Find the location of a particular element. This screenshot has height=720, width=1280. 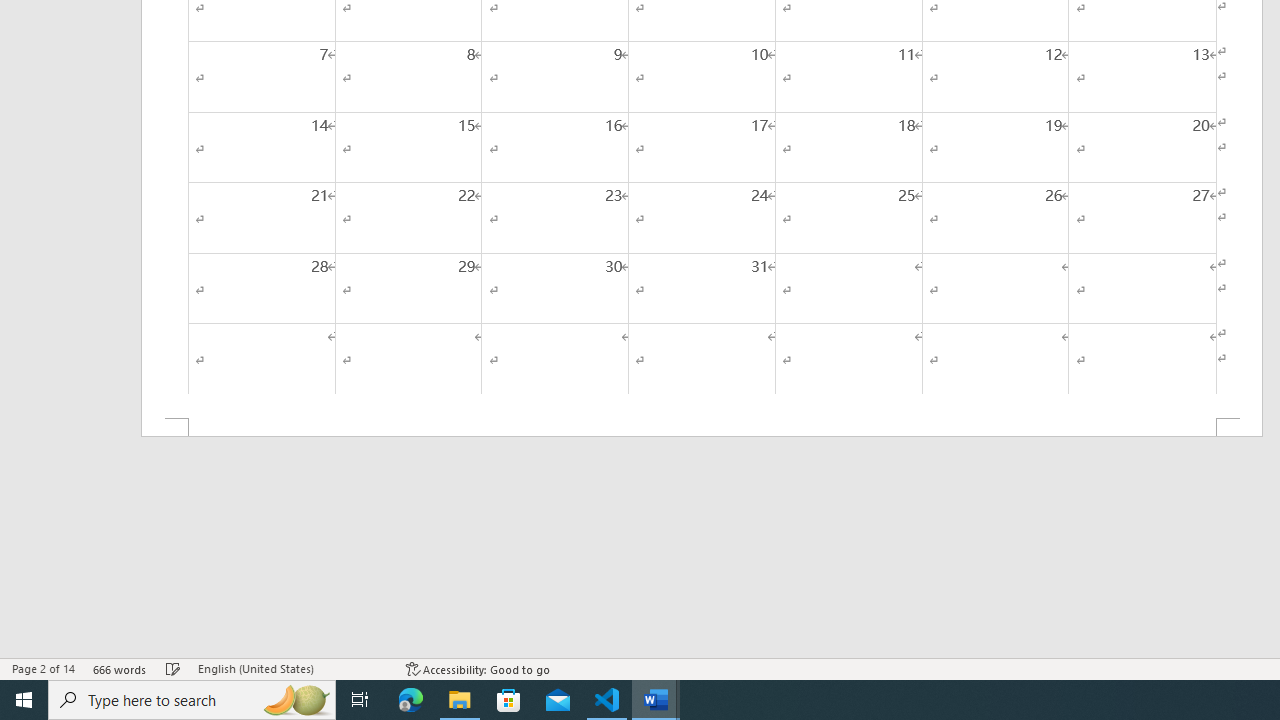

'Page Number Page 2 of 14' is located at coordinates (43, 669).